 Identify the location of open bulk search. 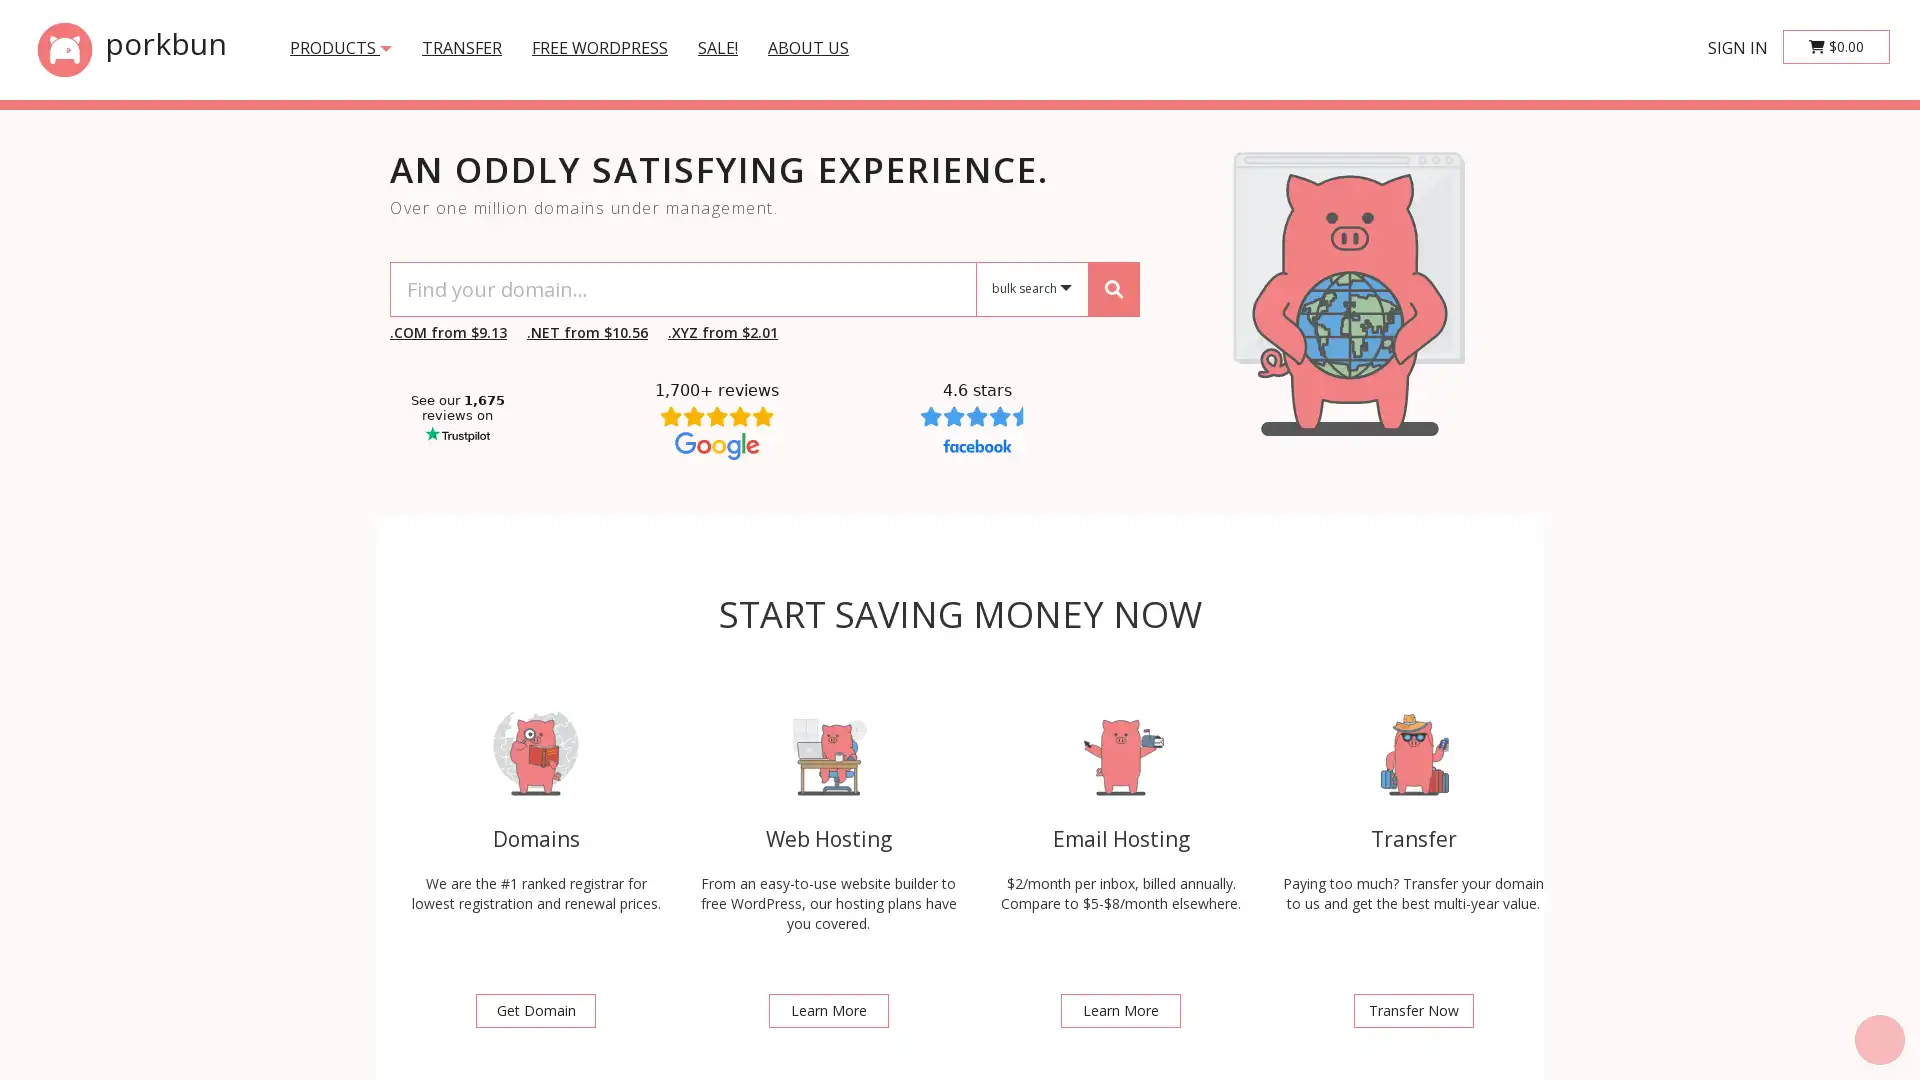
(1032, 289).